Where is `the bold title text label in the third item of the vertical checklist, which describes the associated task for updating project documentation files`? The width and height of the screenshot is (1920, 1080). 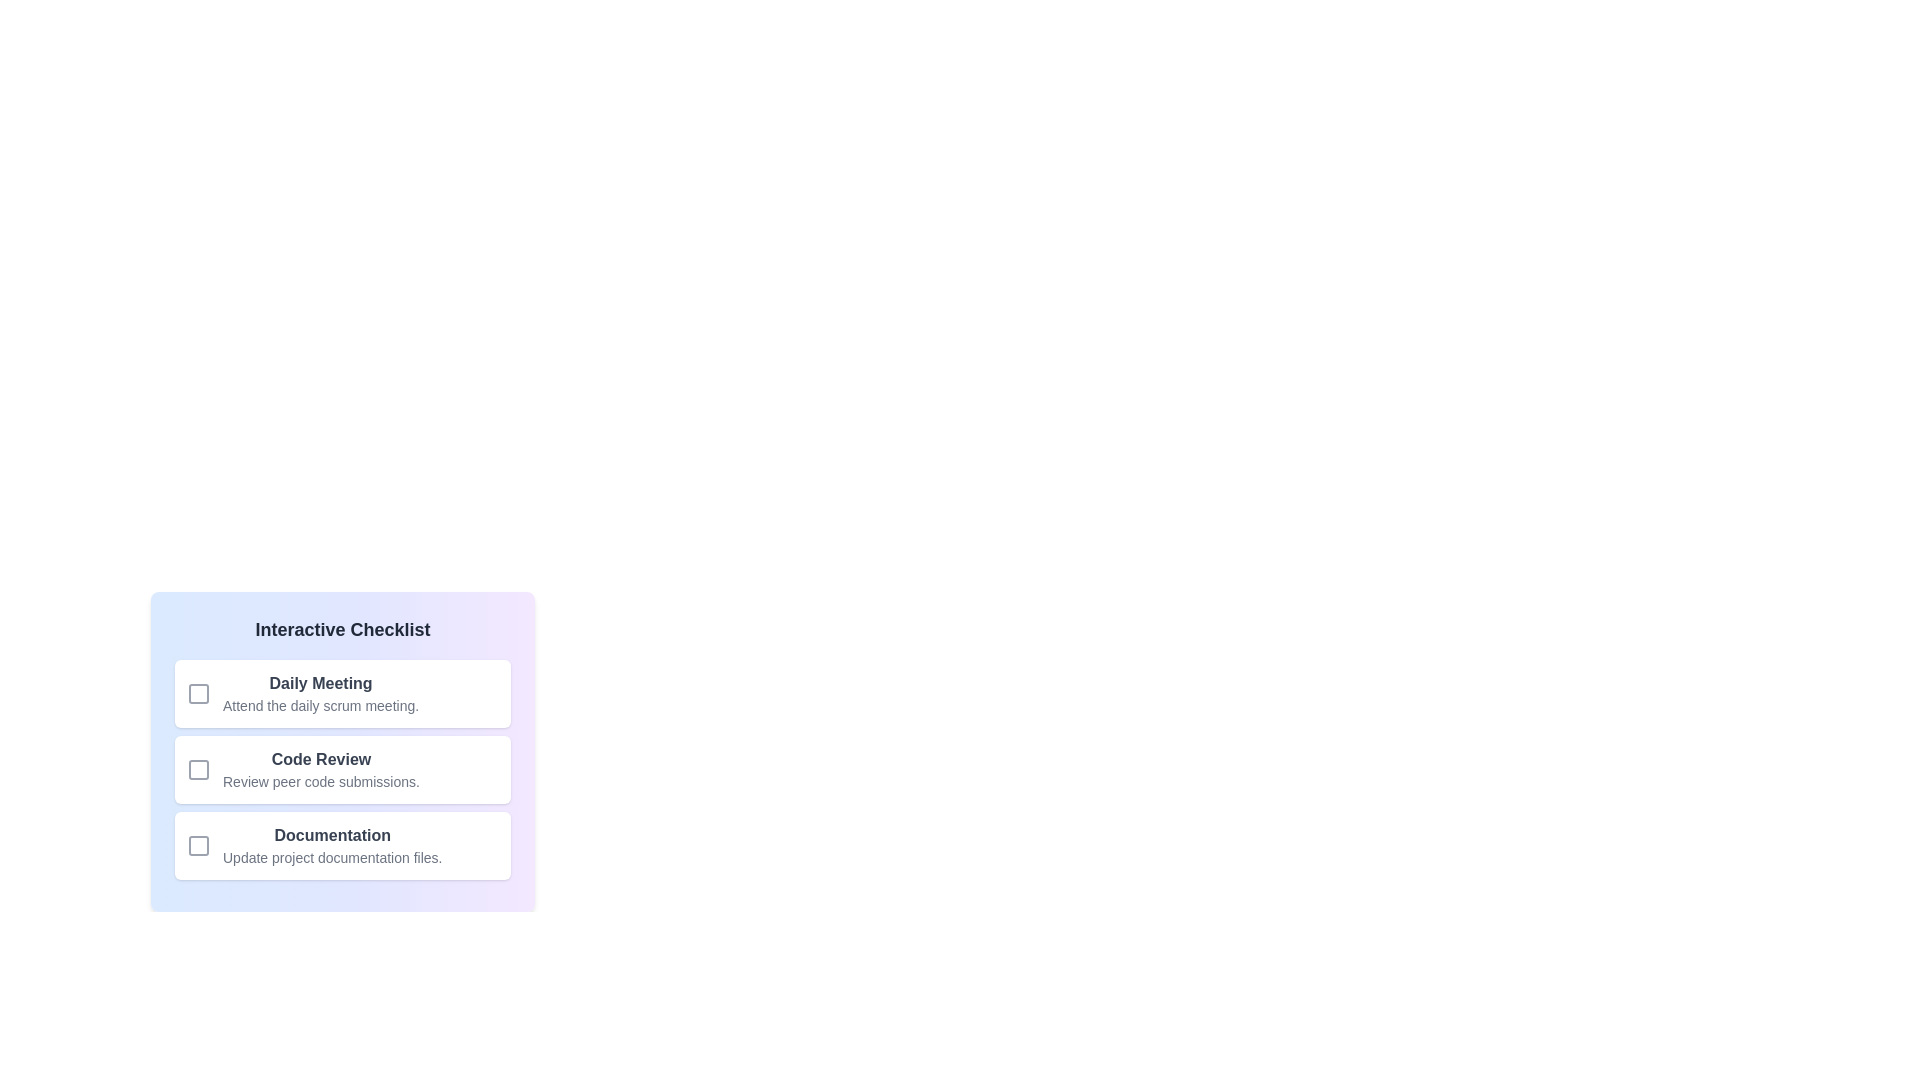
the bold title text label in the third item of the vertical checklist, which describes the associated task for updating project documentation files is located at coordinates (332, 836).